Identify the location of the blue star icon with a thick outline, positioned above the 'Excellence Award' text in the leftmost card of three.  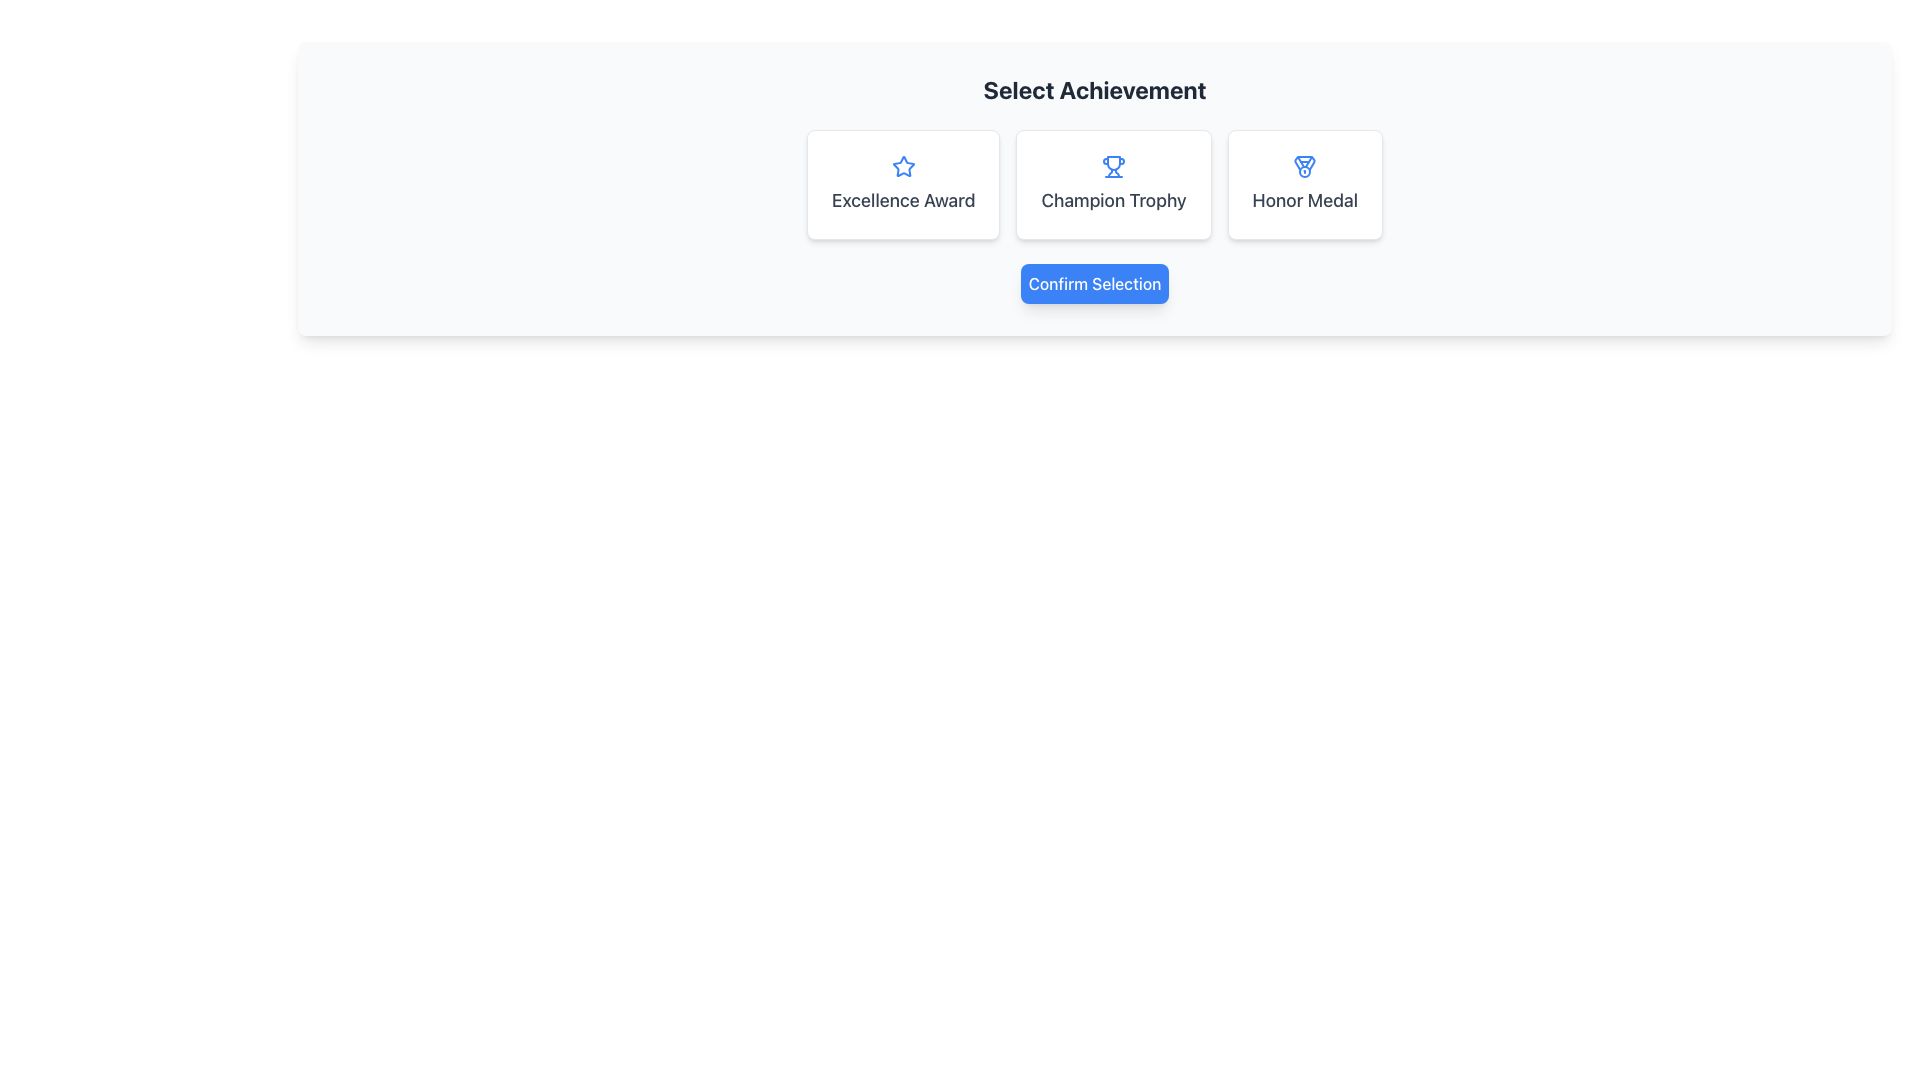
(902, 165).